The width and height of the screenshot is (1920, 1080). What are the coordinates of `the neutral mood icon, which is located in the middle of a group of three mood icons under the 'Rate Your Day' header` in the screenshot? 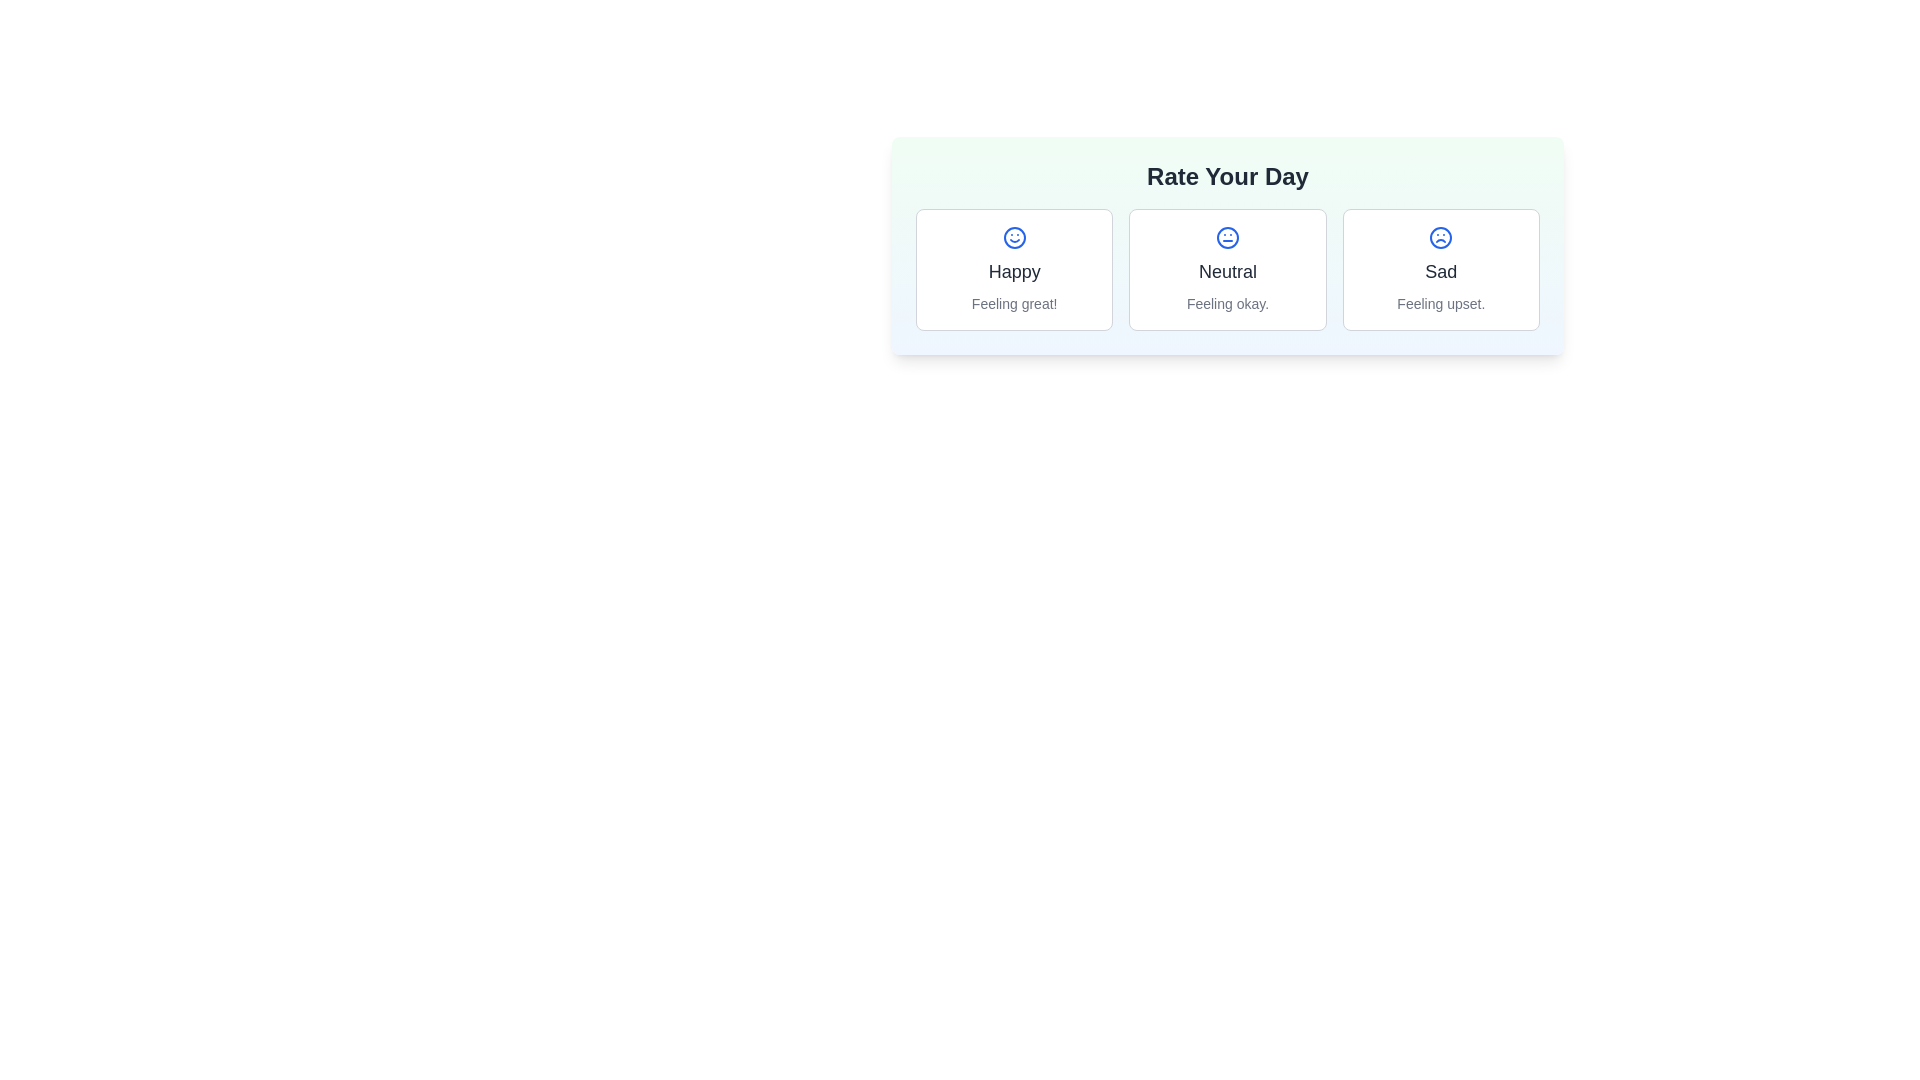 It's located at (1227, 237).